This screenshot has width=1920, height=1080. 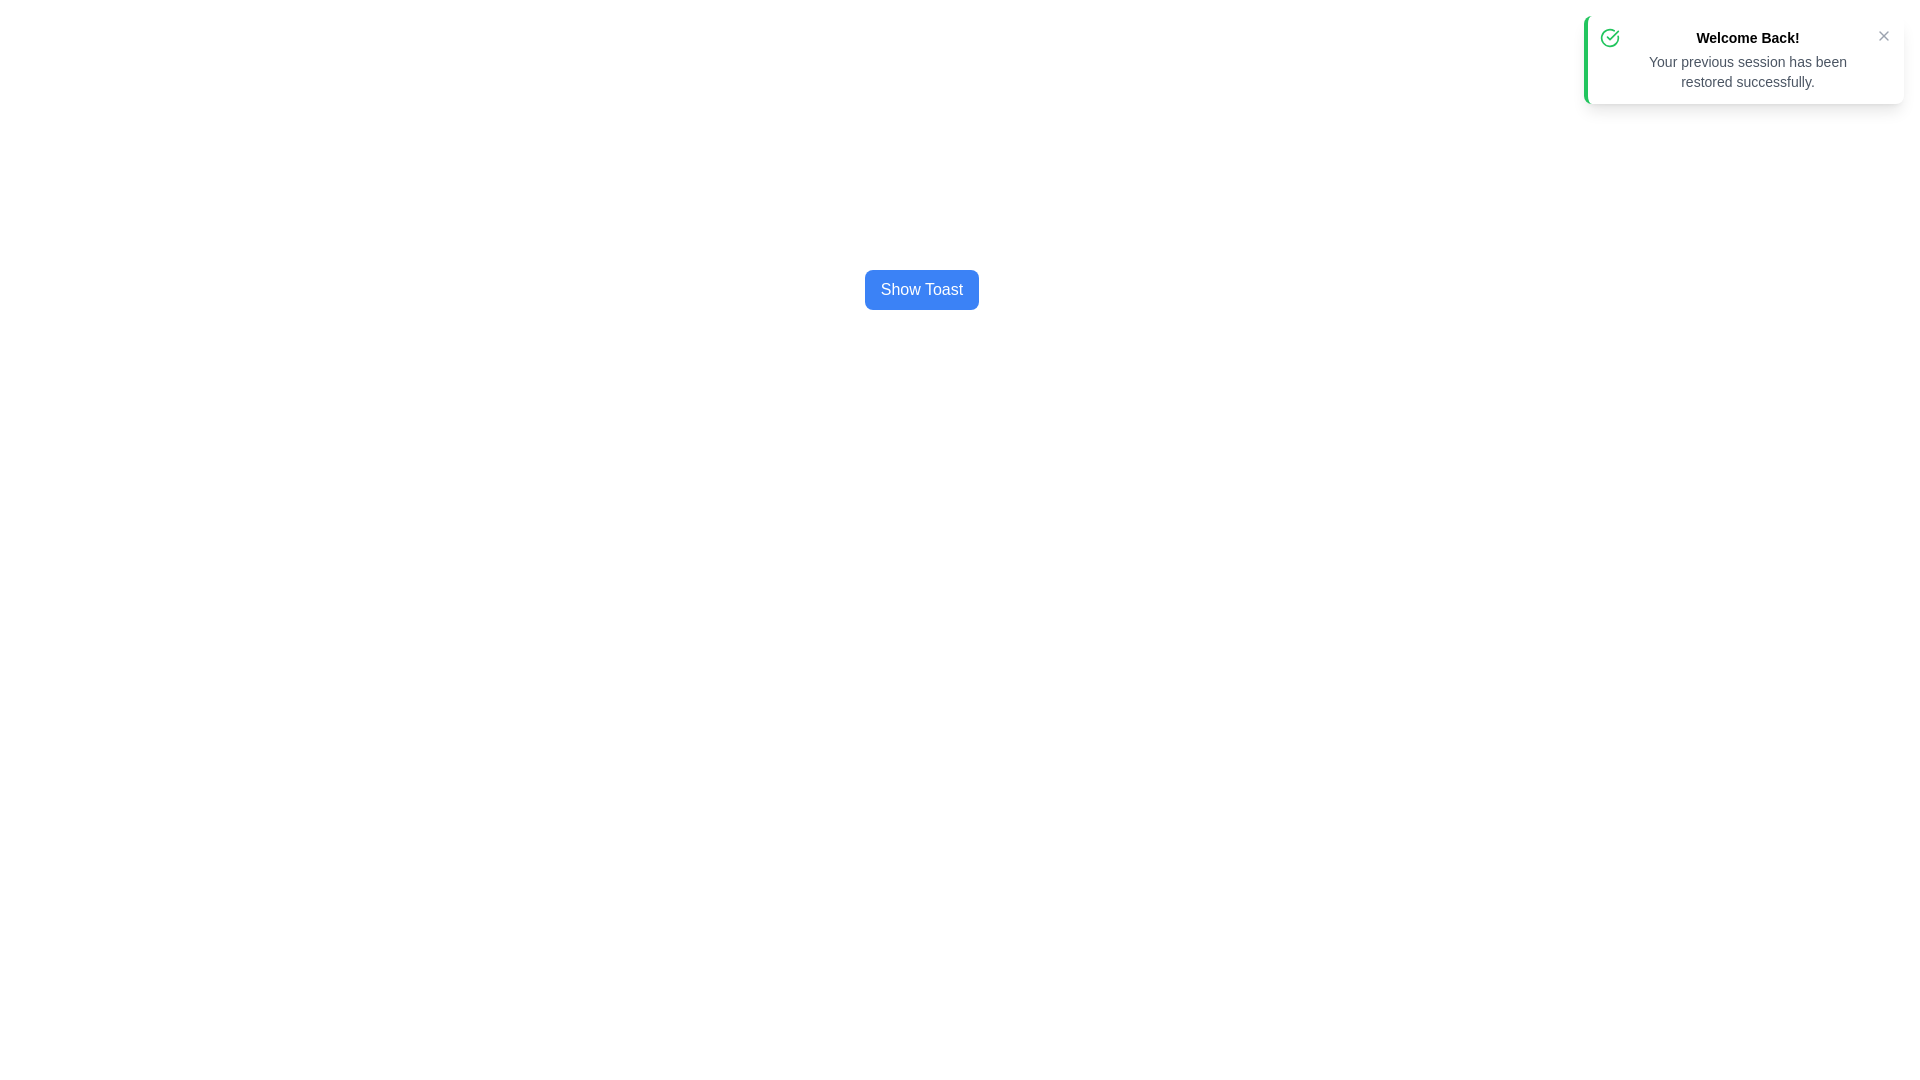 What do you see at coordinates (1609, 38) in the screenshot?
I see `the circular icon with a green border and checkmark inside, located in the top-left corner of the notification box next to 'Welcome Back!'` at bounding box center [1609, 38].